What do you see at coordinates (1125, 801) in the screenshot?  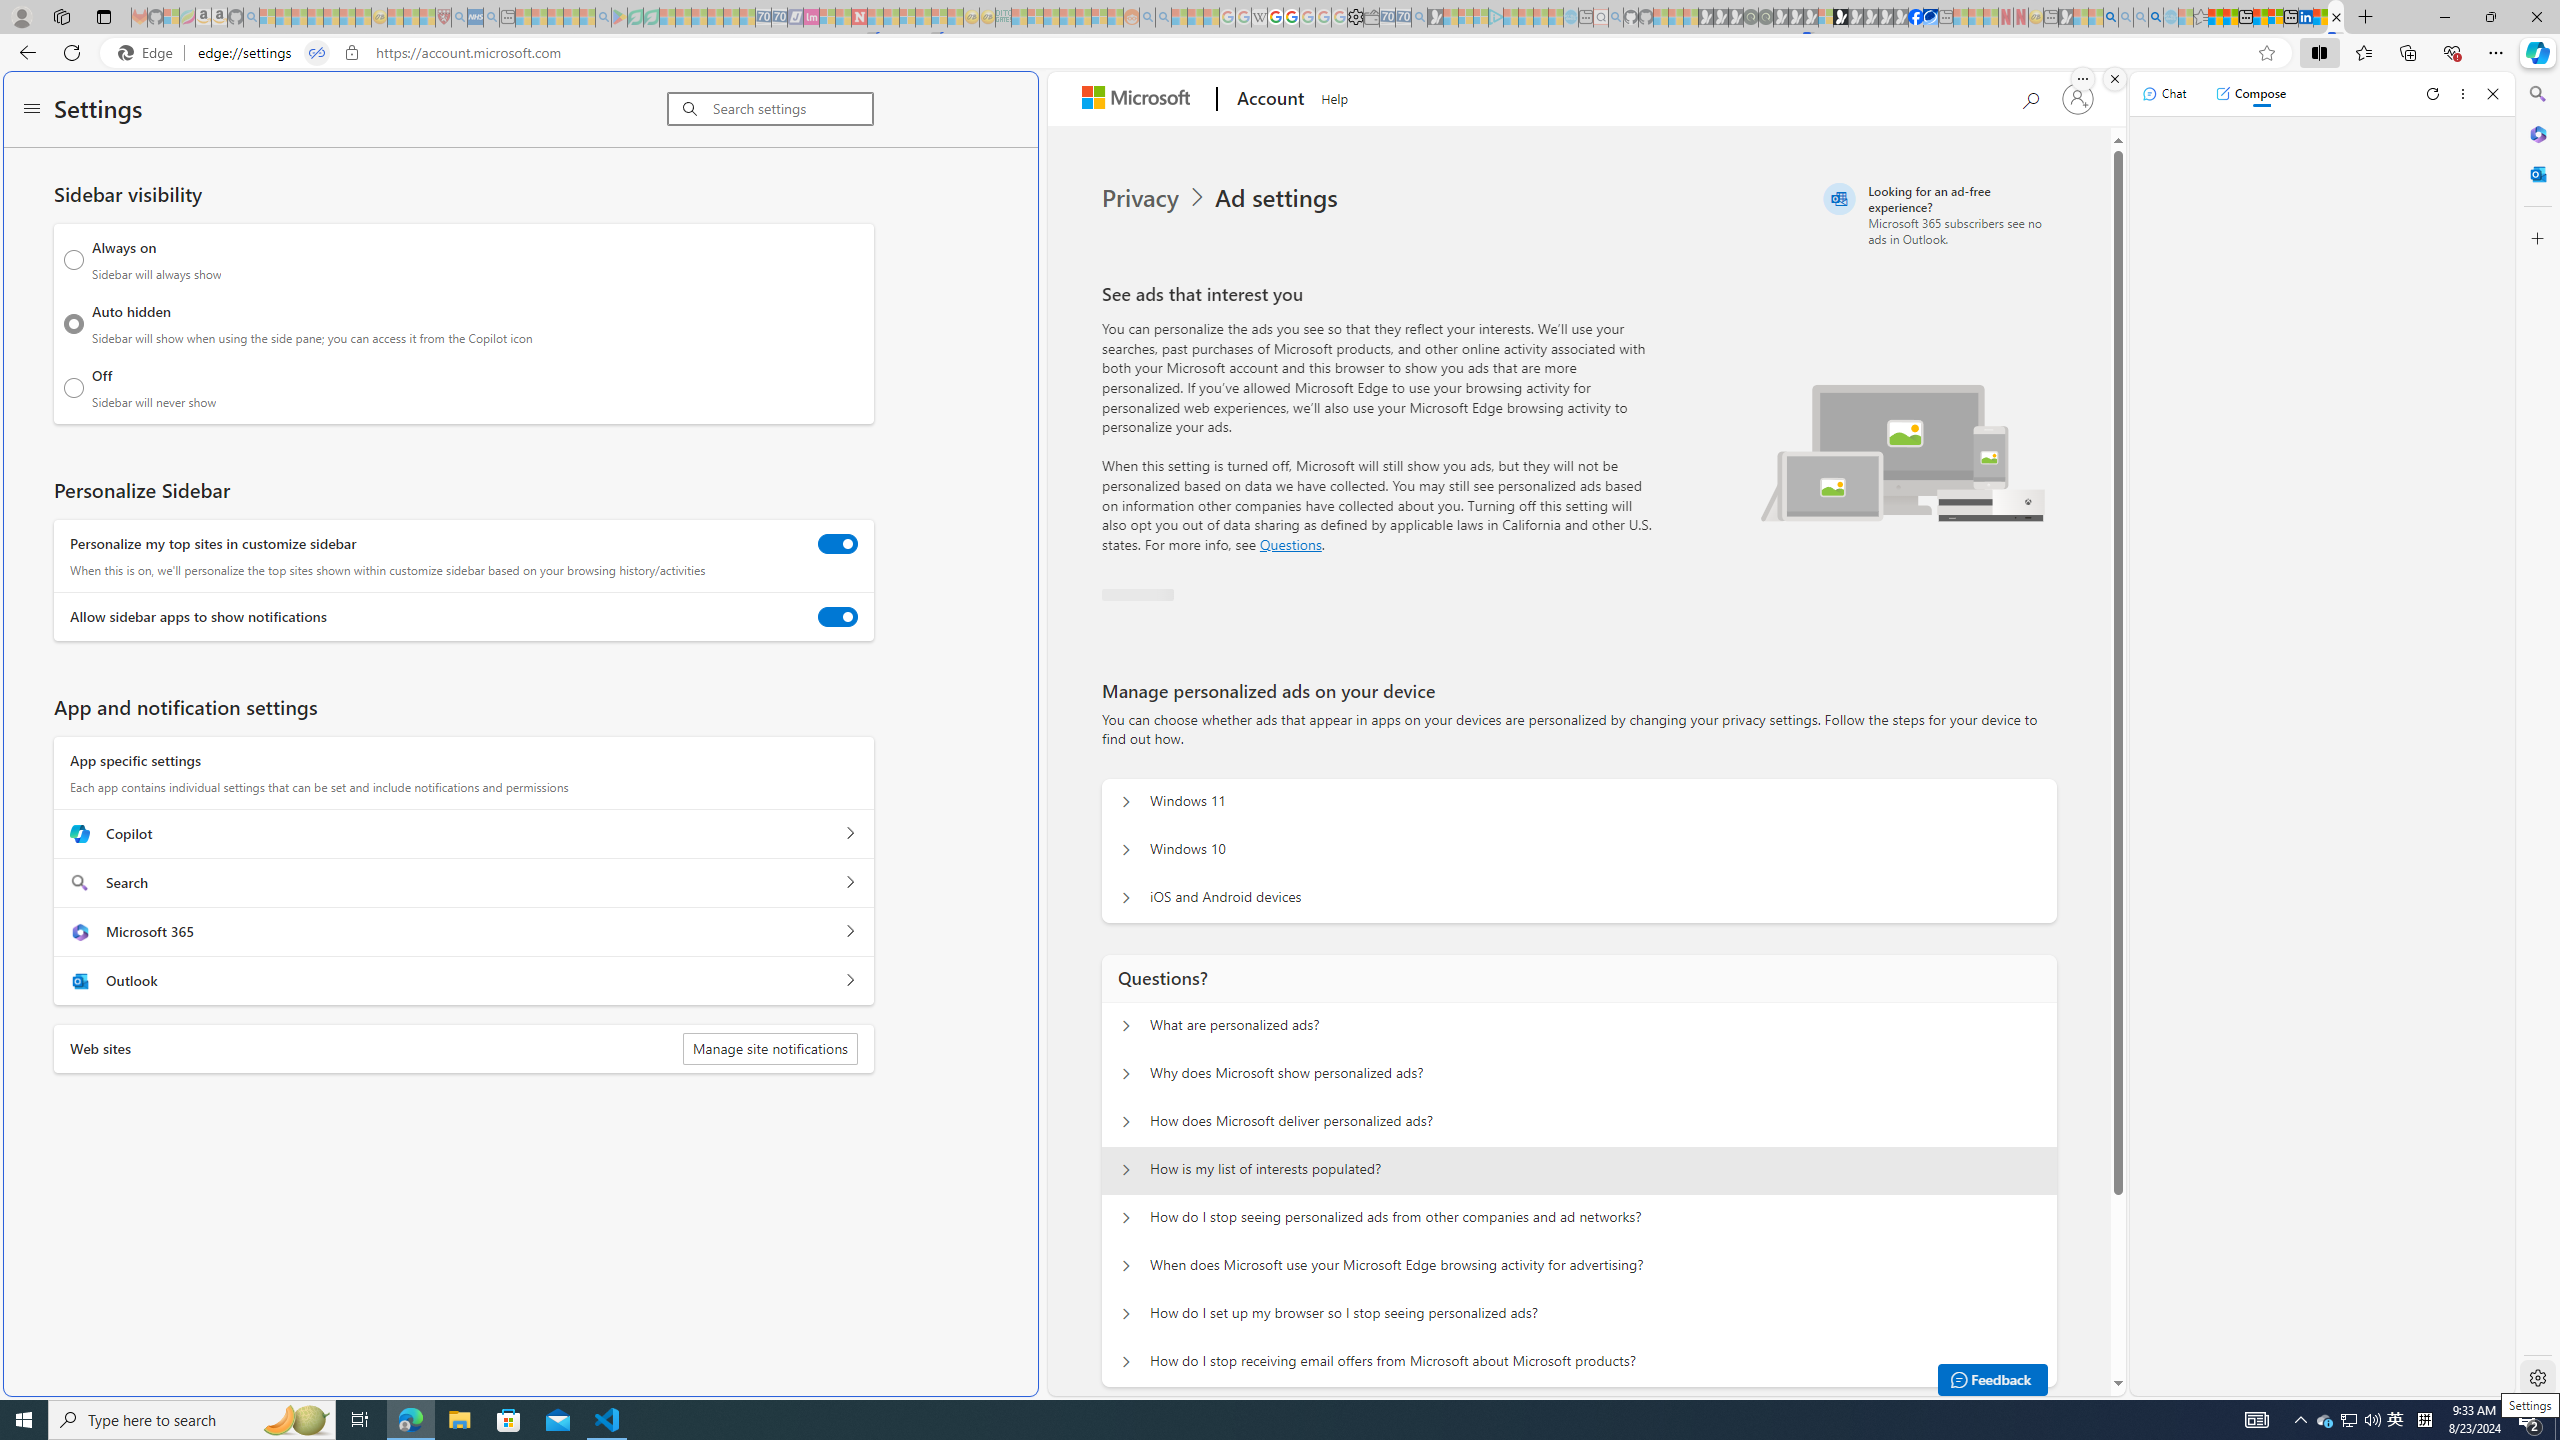 I see `'Manage personalized ads on your device Windows 11'` at bounding box center [1125, 801].